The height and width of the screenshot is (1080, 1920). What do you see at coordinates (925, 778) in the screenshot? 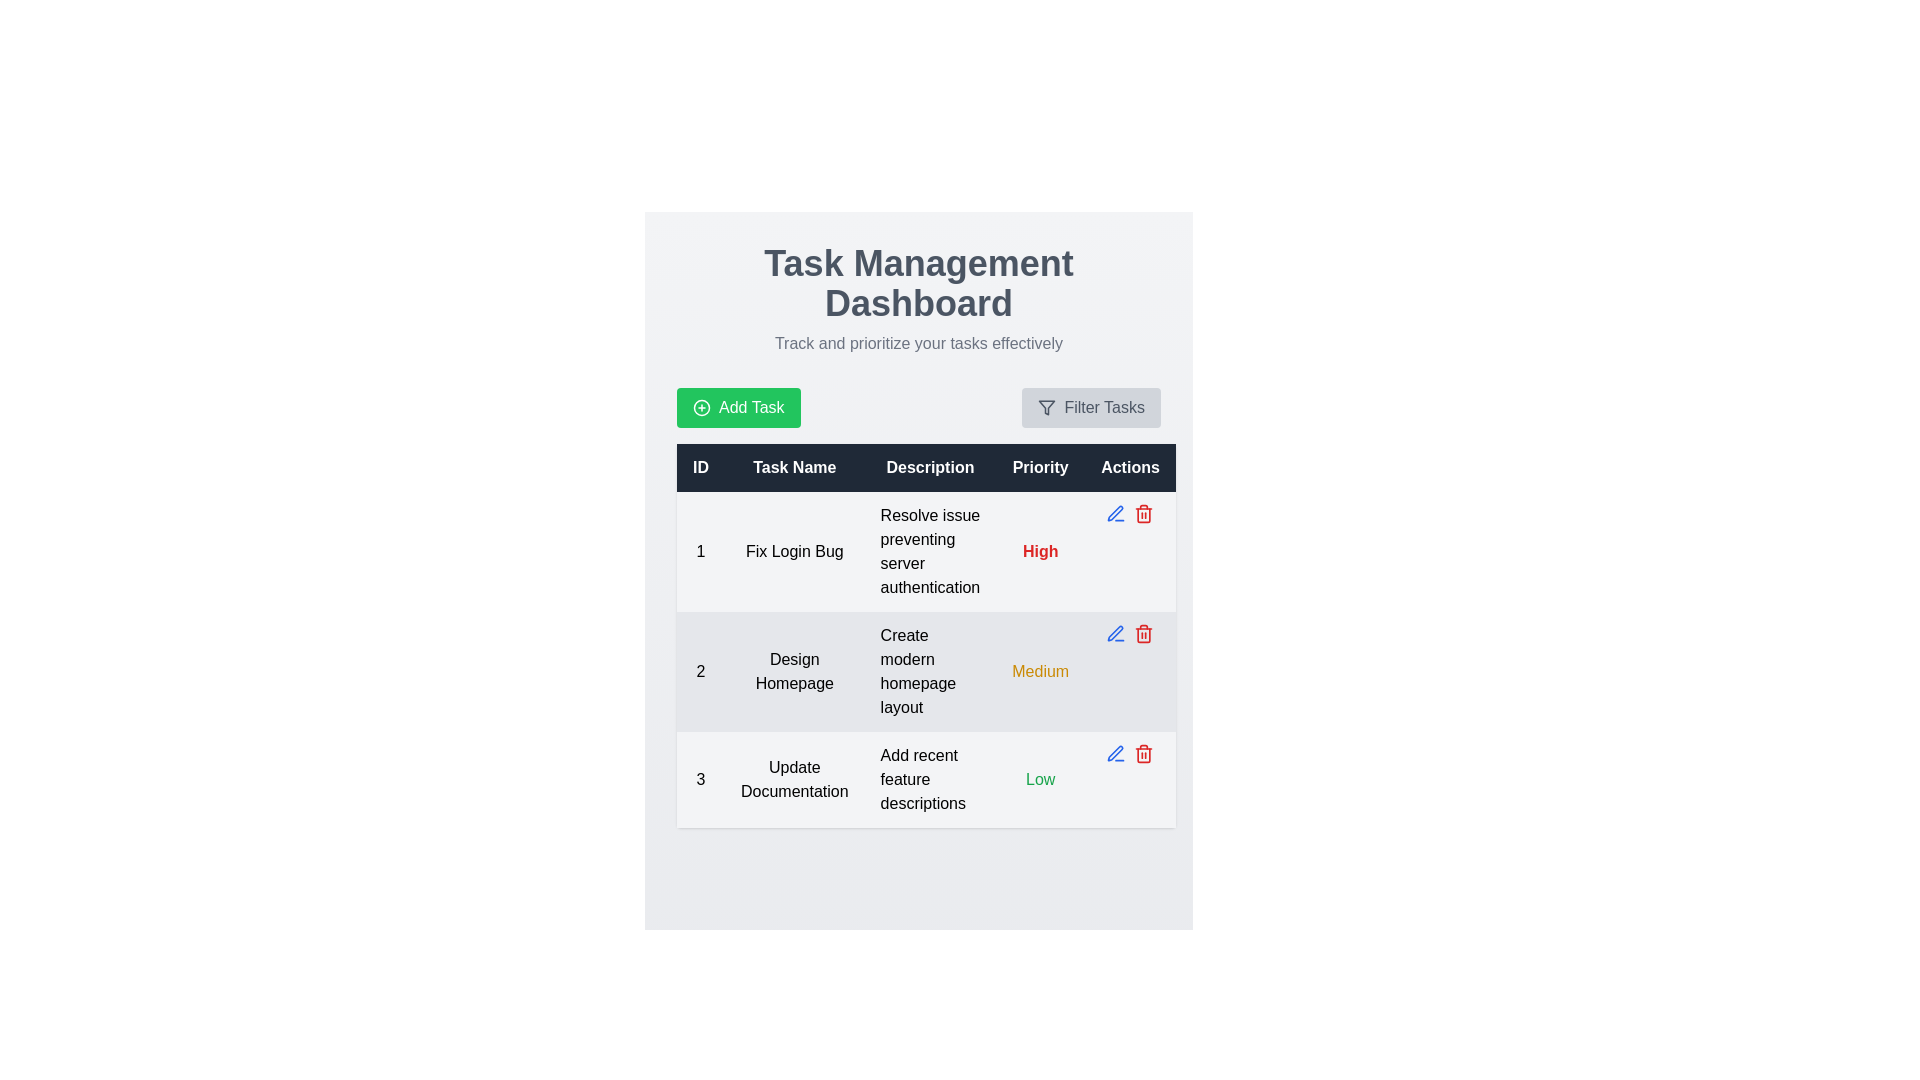
I see `the third row of the task table that displays details about a specific task, including action buttons for editing or deleting the task` at bounding box center [925, 778].